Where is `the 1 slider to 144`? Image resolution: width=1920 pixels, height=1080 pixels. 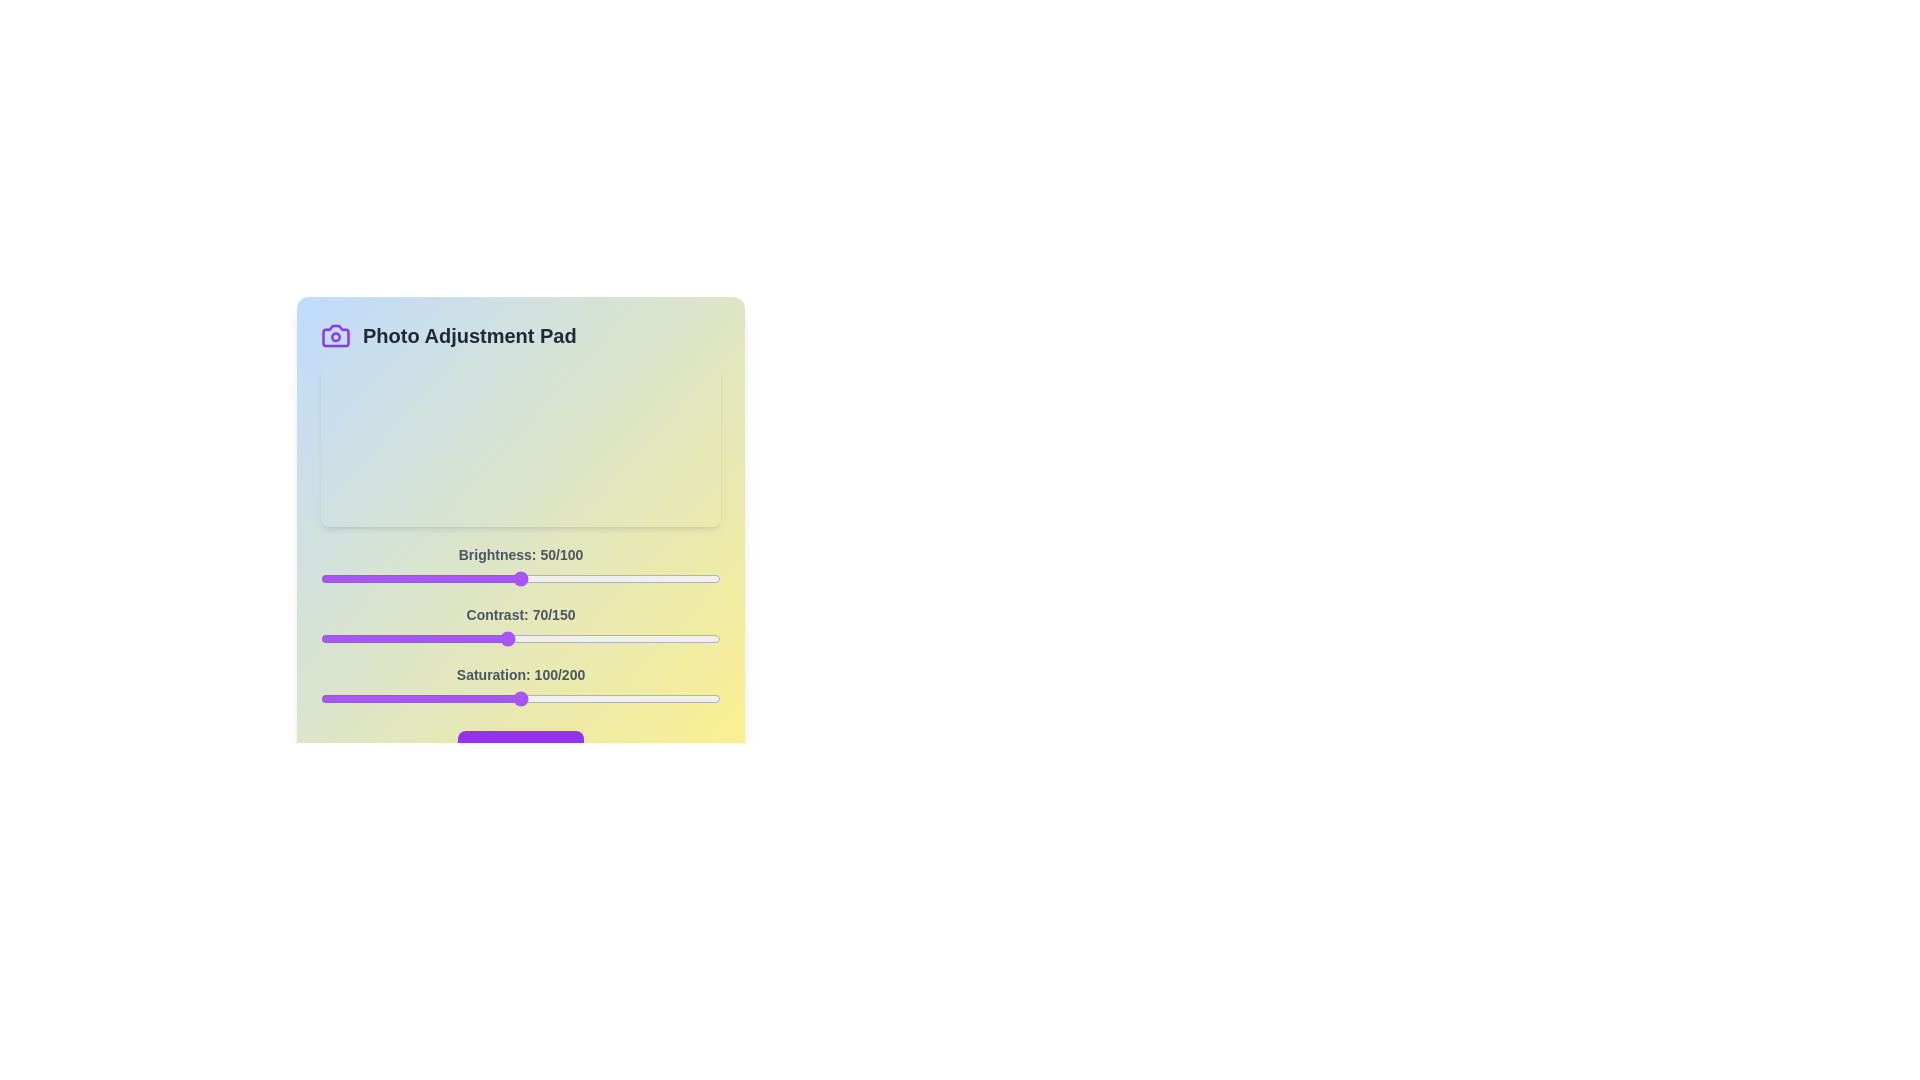 the 1 slider to 144 is located at coordinates (705, 639).